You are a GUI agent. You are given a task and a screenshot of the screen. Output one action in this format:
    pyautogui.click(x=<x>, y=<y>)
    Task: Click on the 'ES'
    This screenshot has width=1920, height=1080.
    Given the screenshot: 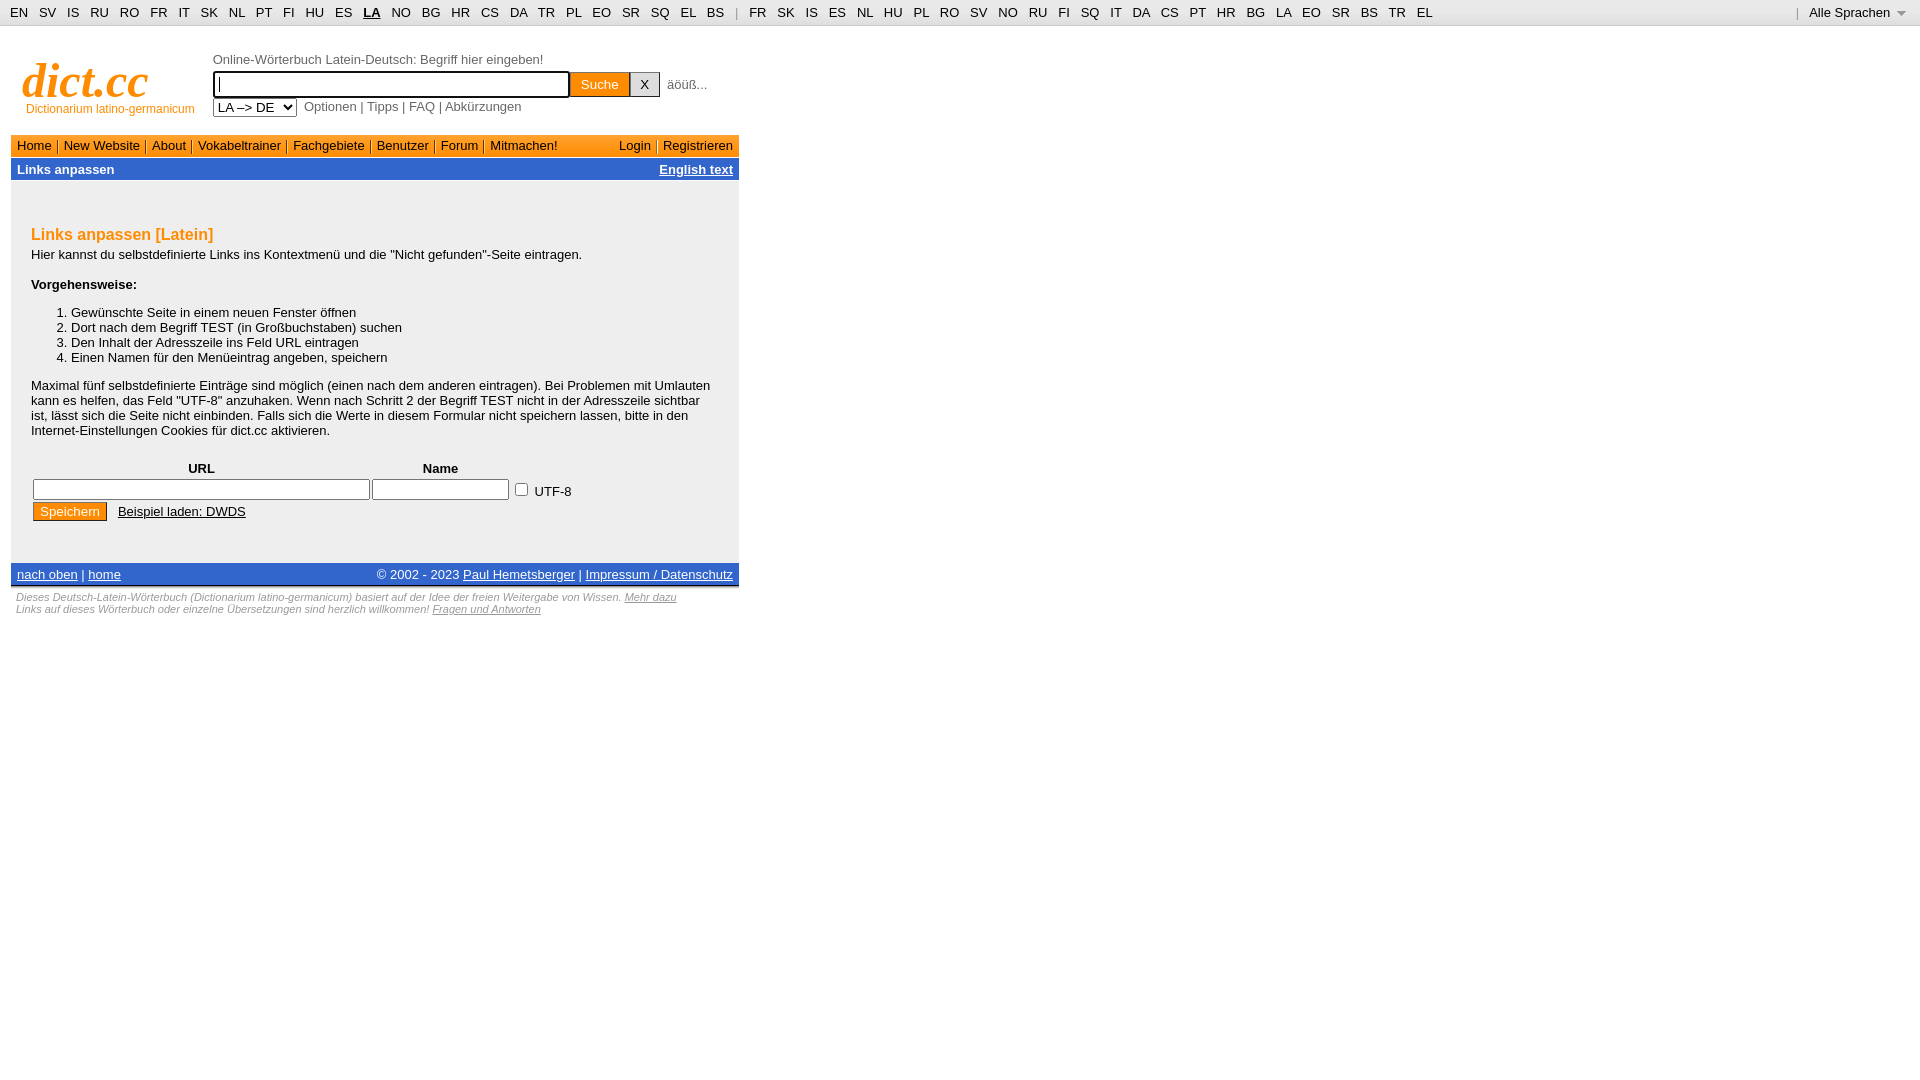 What is the action you would take?
    pyautogui.click(x=343, y=12)
    